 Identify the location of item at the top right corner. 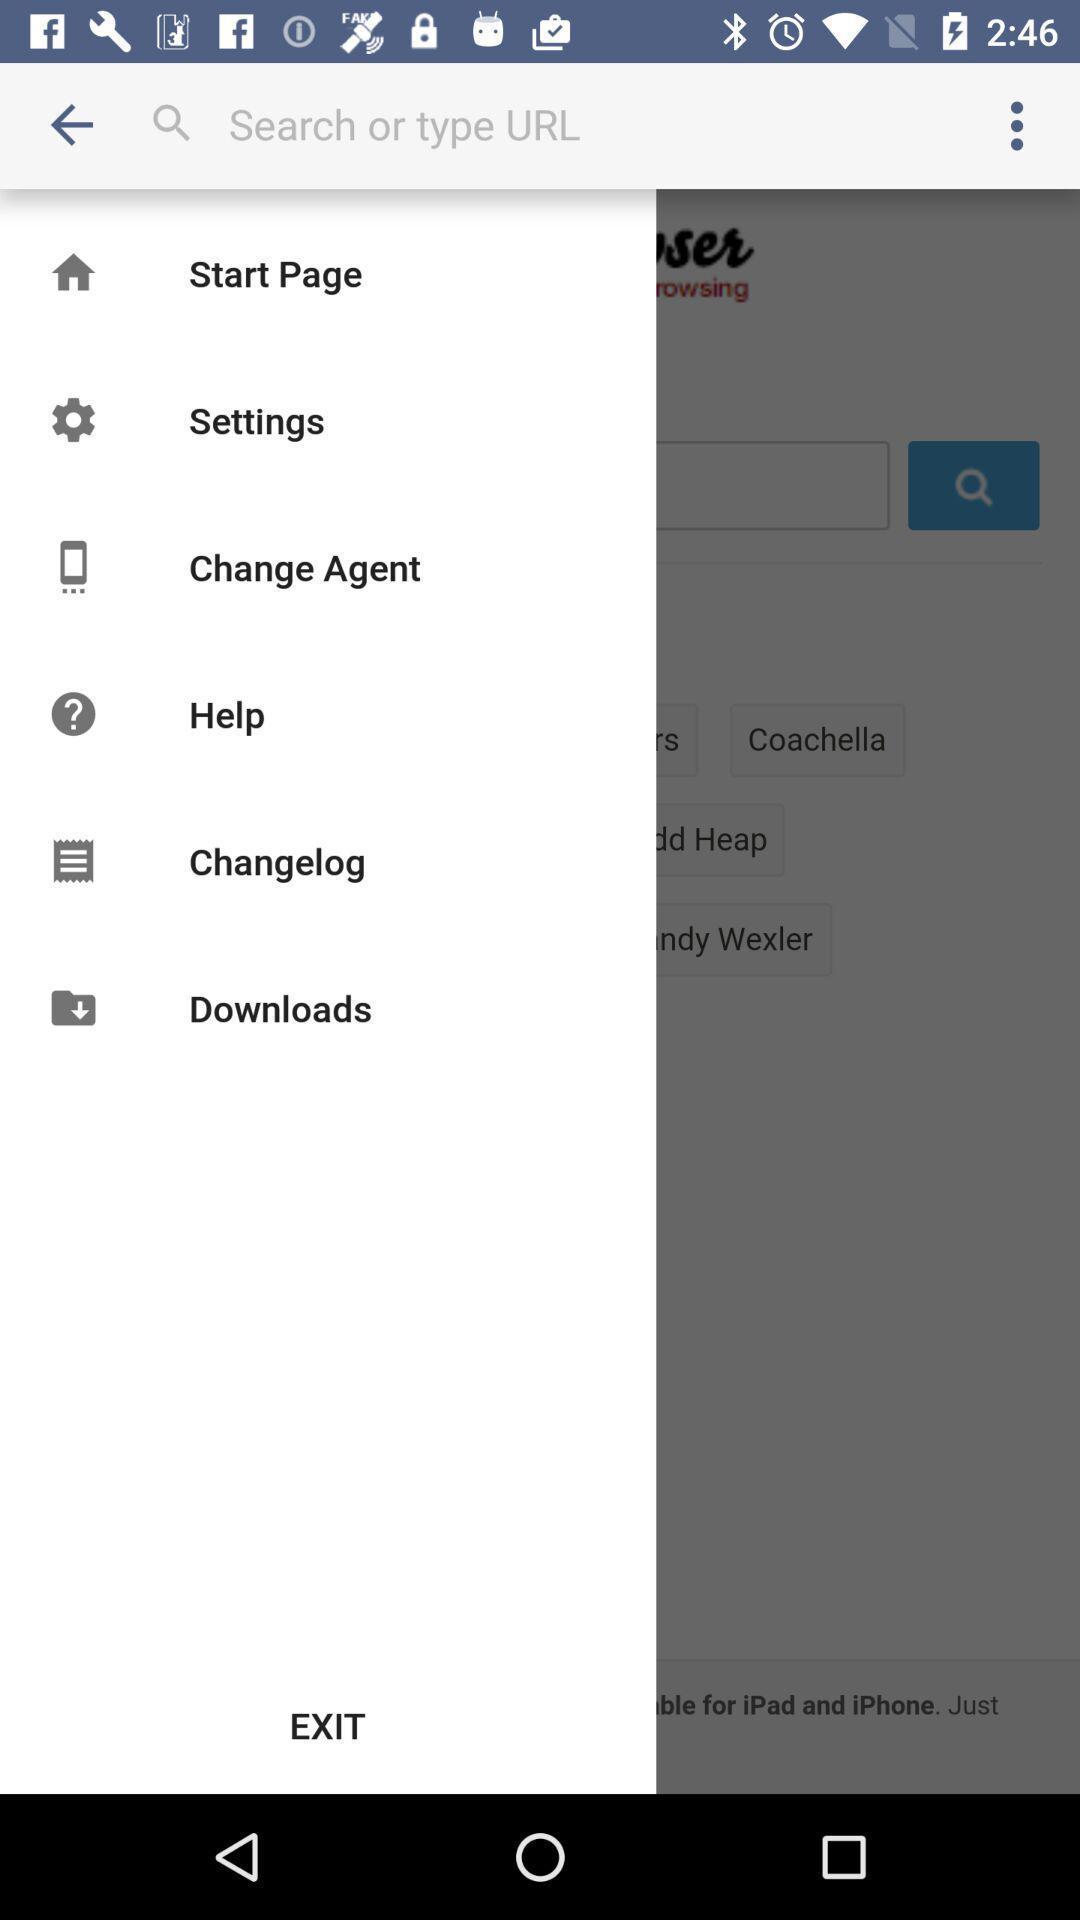
(1017, 124).